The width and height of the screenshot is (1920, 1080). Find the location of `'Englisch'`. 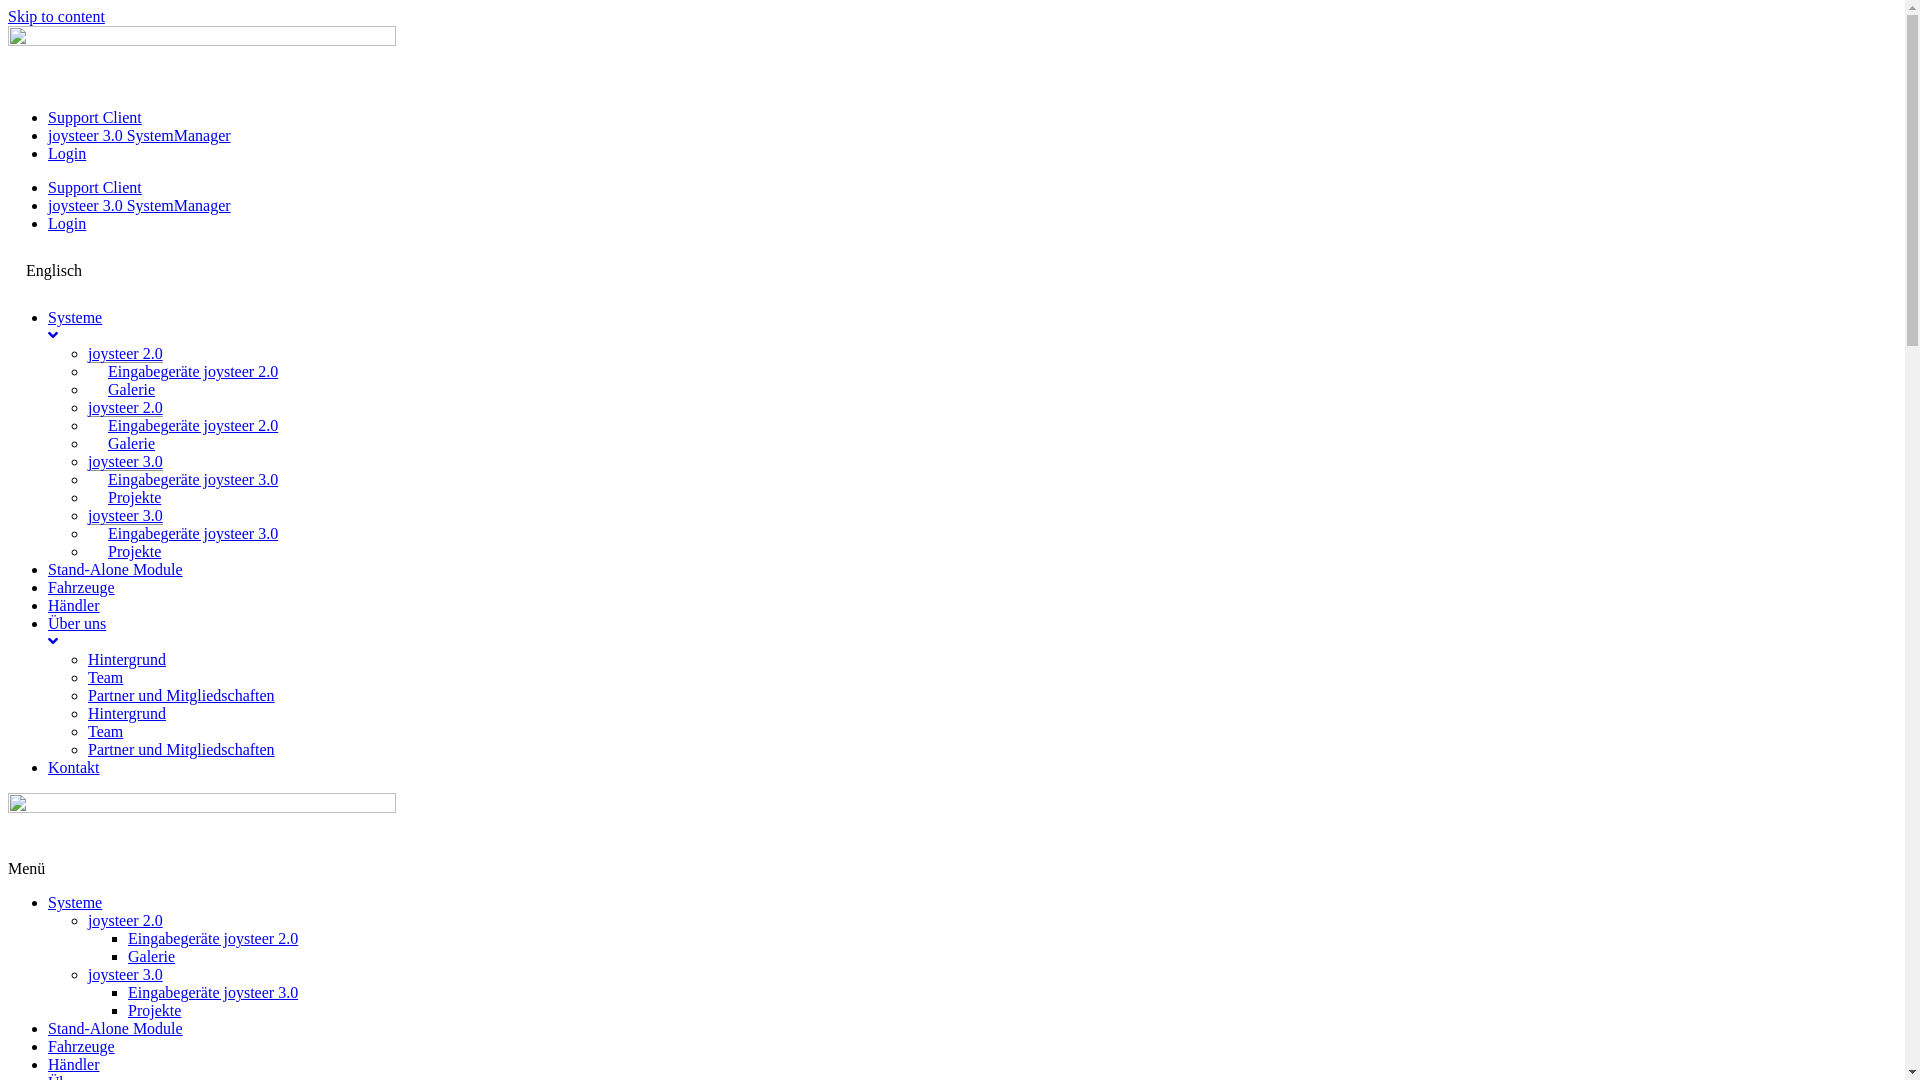

'Englisch' is located at coordinates (53, 270).